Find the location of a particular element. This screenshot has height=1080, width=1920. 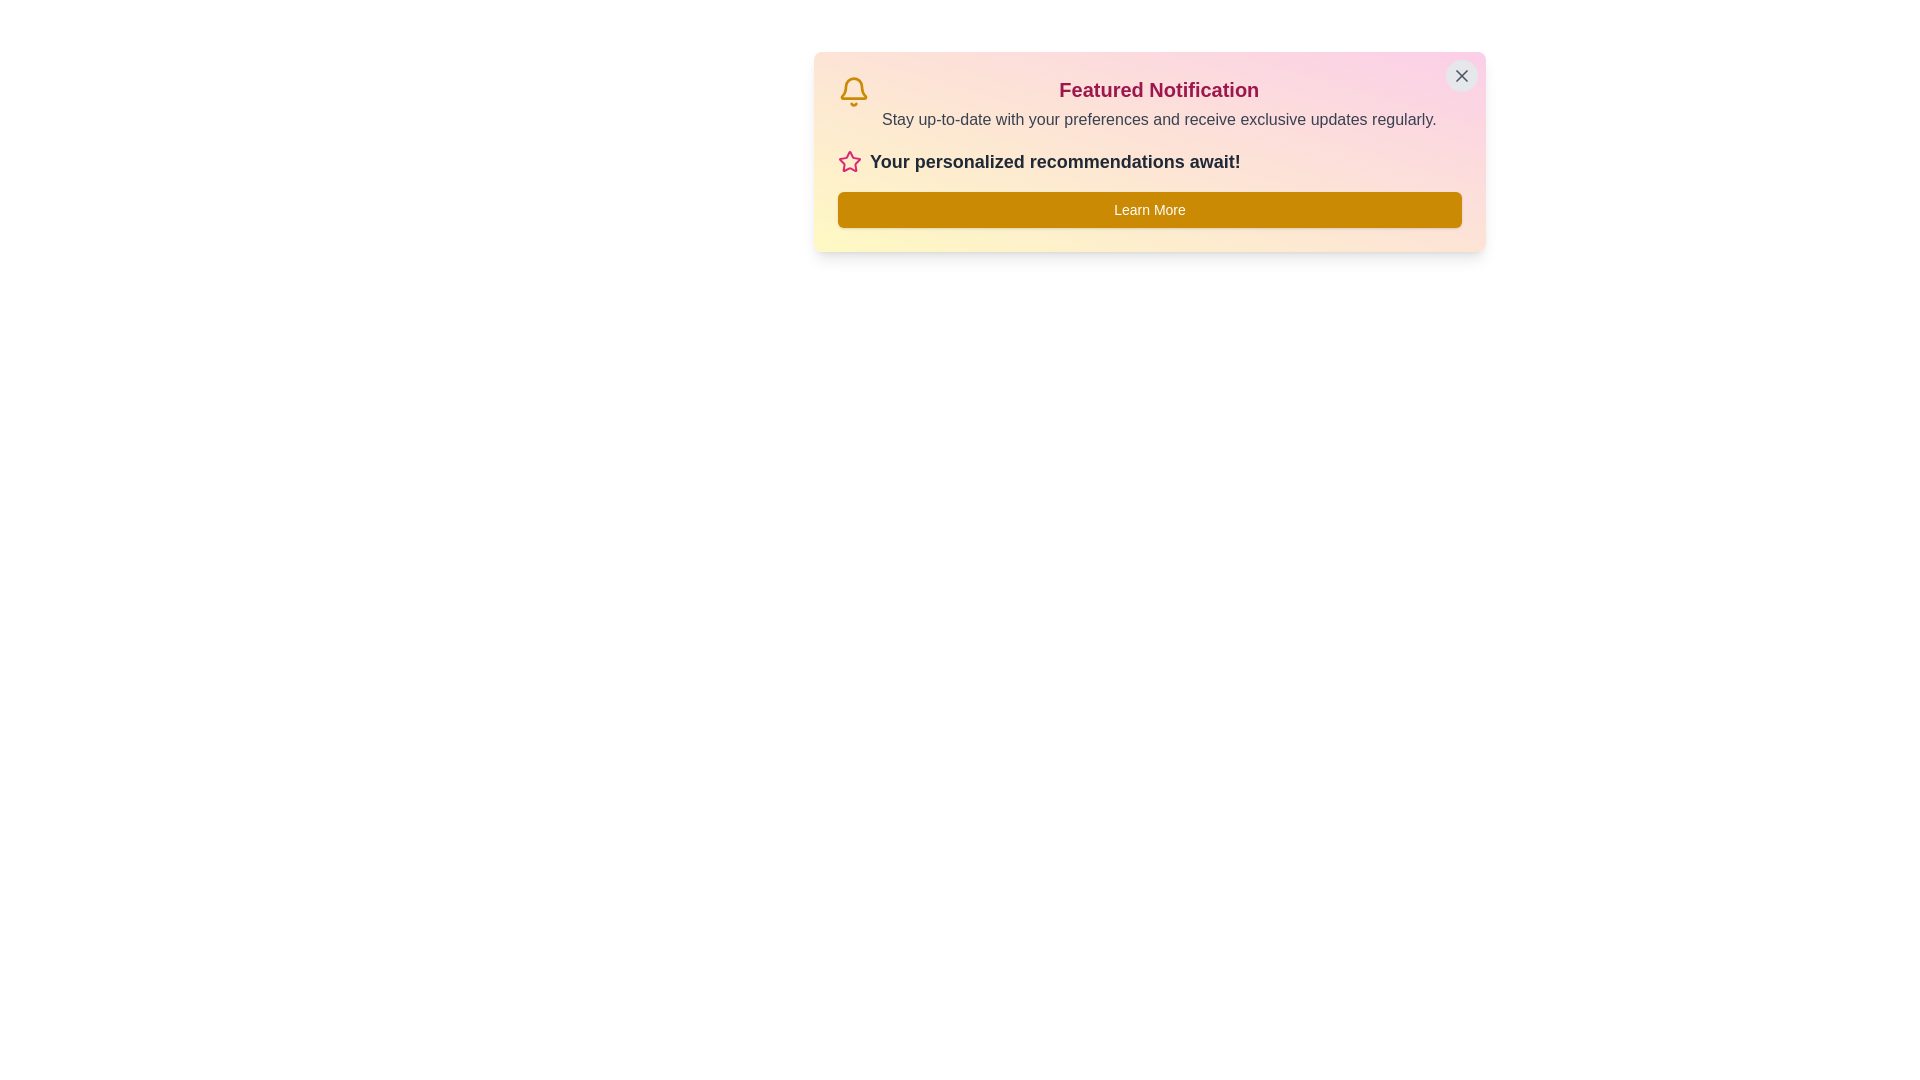

the notification icon to view further information is located at coordinates (854, 92).